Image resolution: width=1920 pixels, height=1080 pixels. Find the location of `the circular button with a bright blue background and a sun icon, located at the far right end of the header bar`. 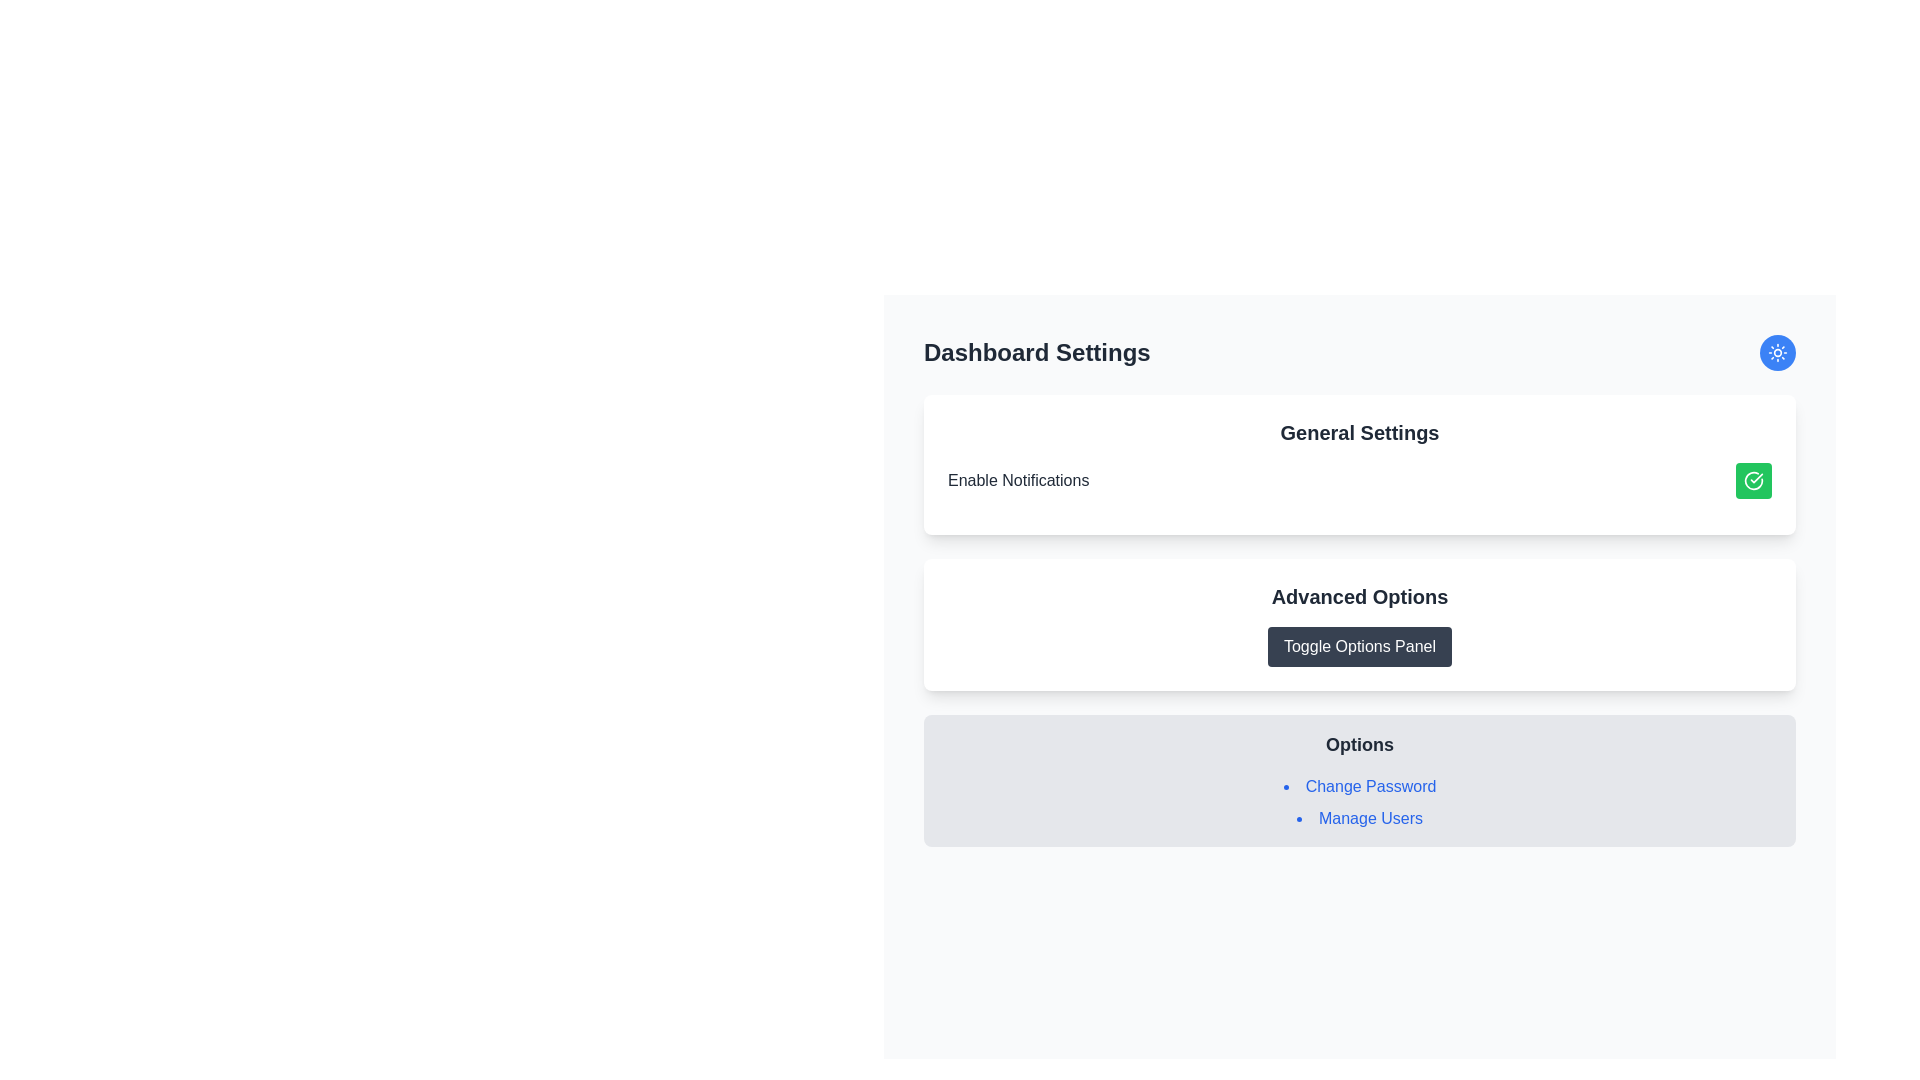

the circular button with a bright blue background and a sun icon, located at the far right end of the header bar is located at coordinates (1777, 352).